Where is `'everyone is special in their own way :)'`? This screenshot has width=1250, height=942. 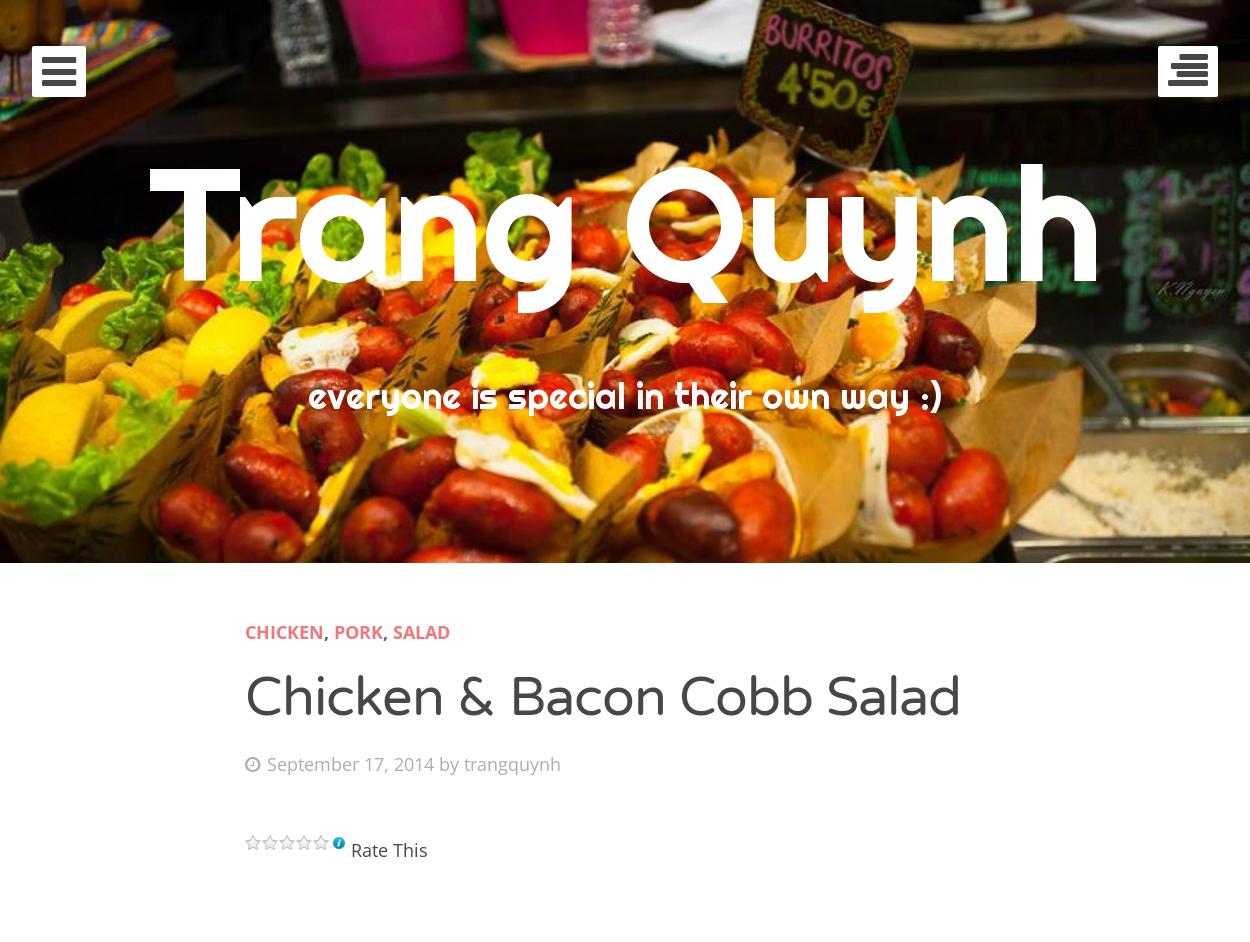
'everyone is special in their own way :)' is located at coordinates (625, 396).